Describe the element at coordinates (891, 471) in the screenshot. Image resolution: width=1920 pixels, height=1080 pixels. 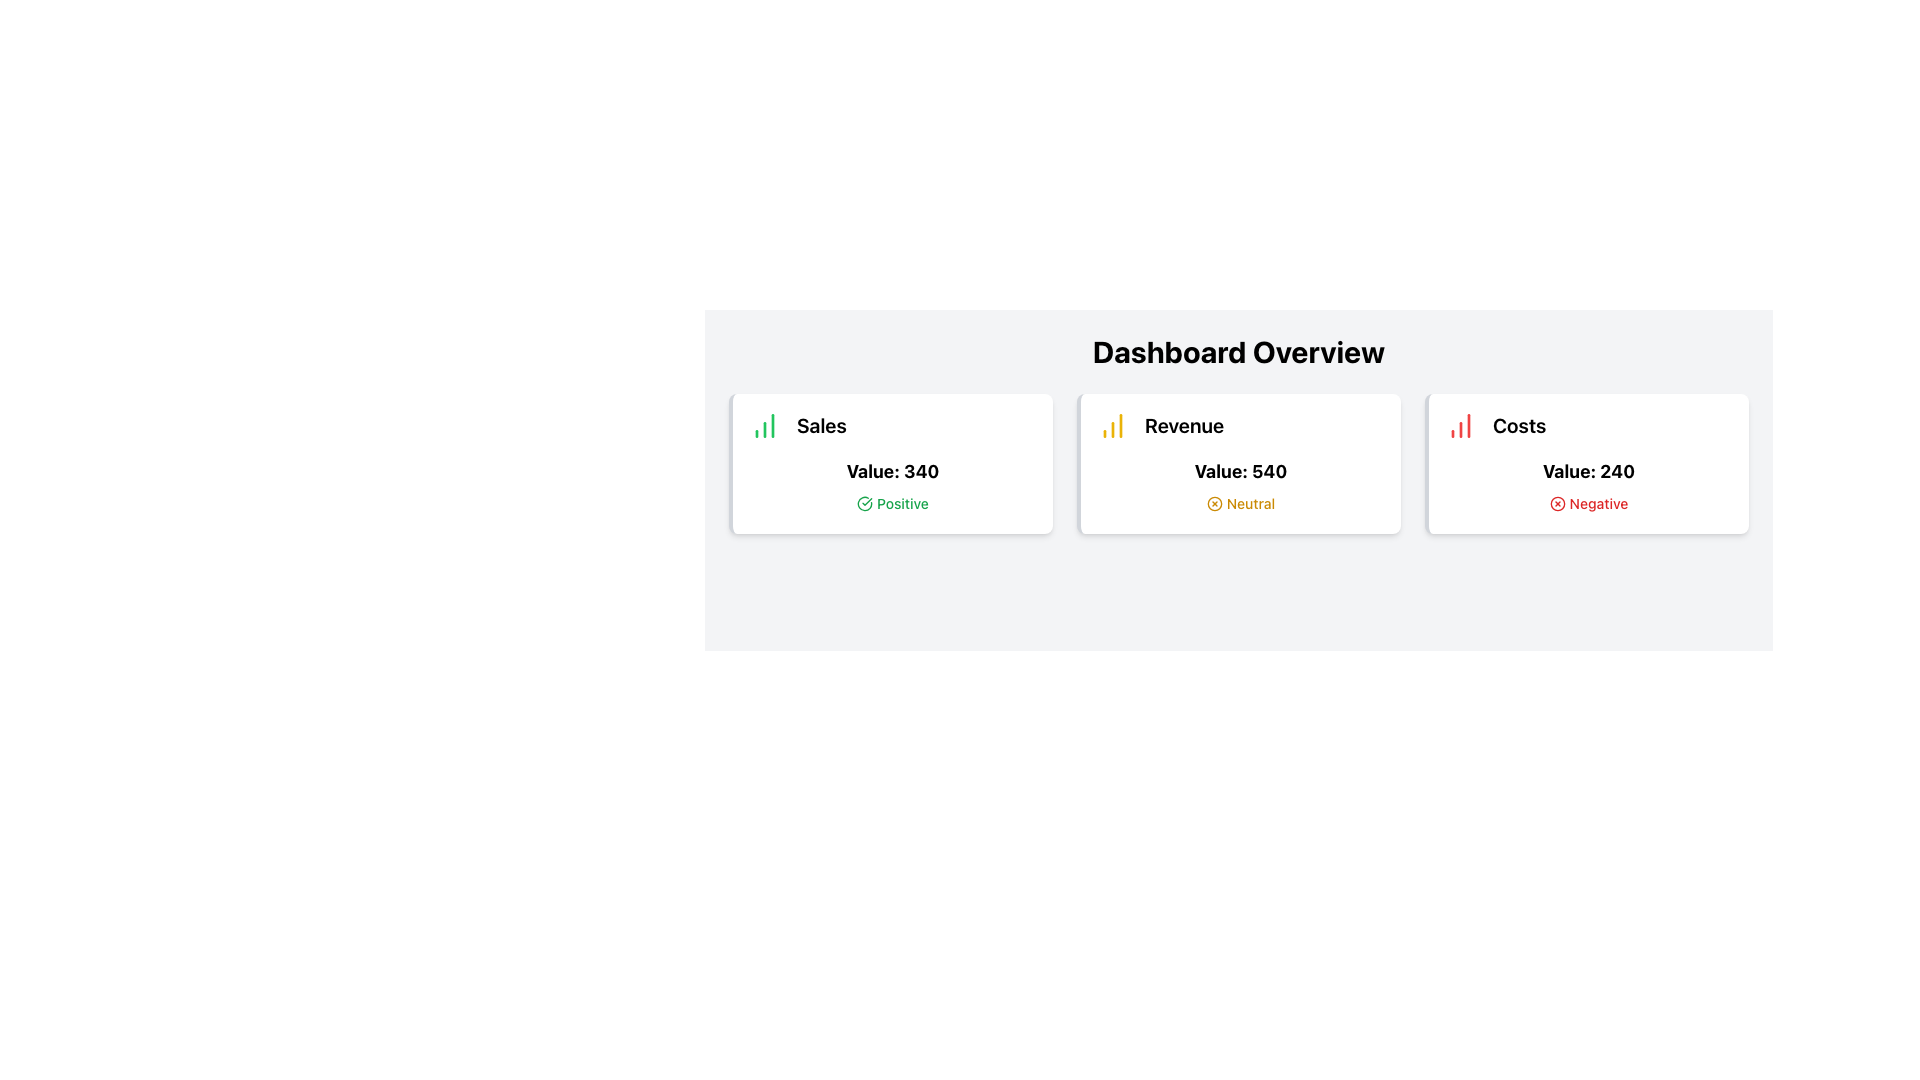
I see `the Text Display element that shows the numerical value '340' for the metric labeled 'Sales', located in the central left card of the dashboard` at that location.